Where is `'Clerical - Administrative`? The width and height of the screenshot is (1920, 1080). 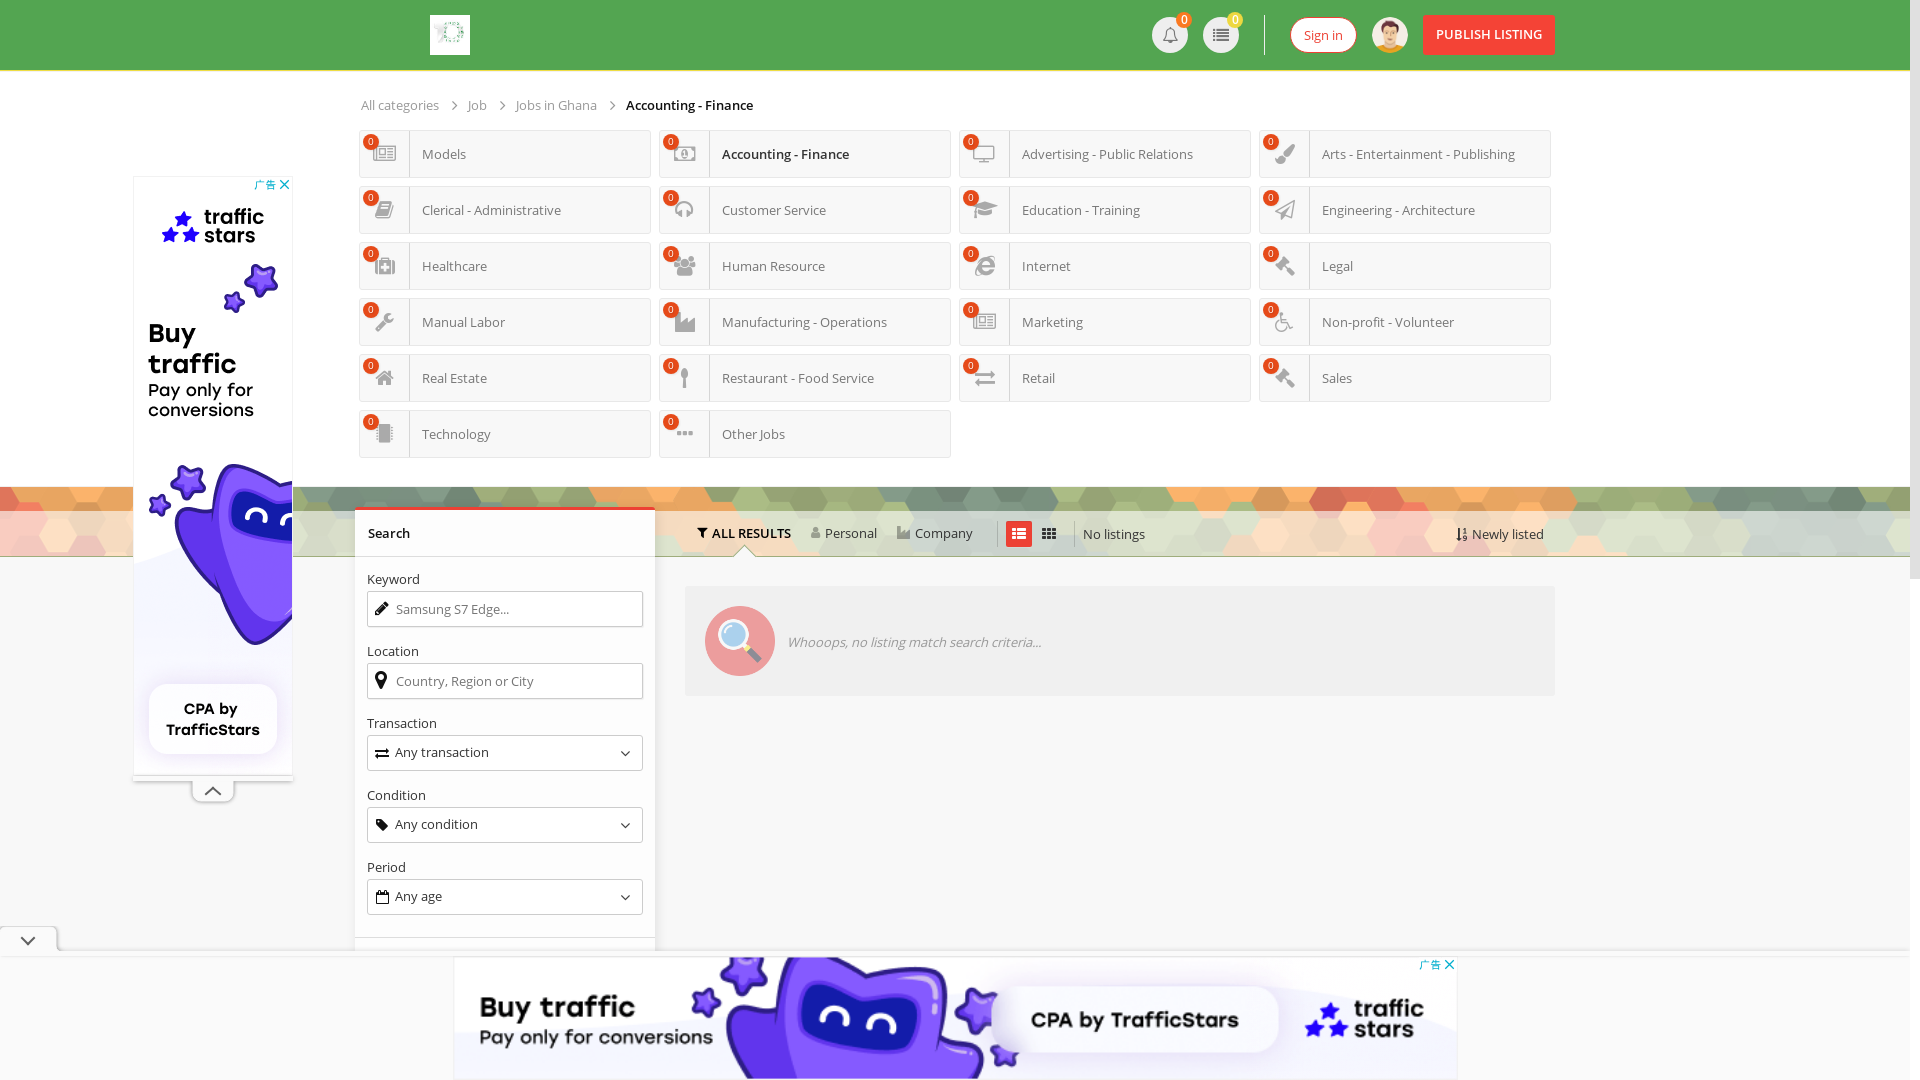 'Clerical - Administrative is located at coordinates (504, 209).